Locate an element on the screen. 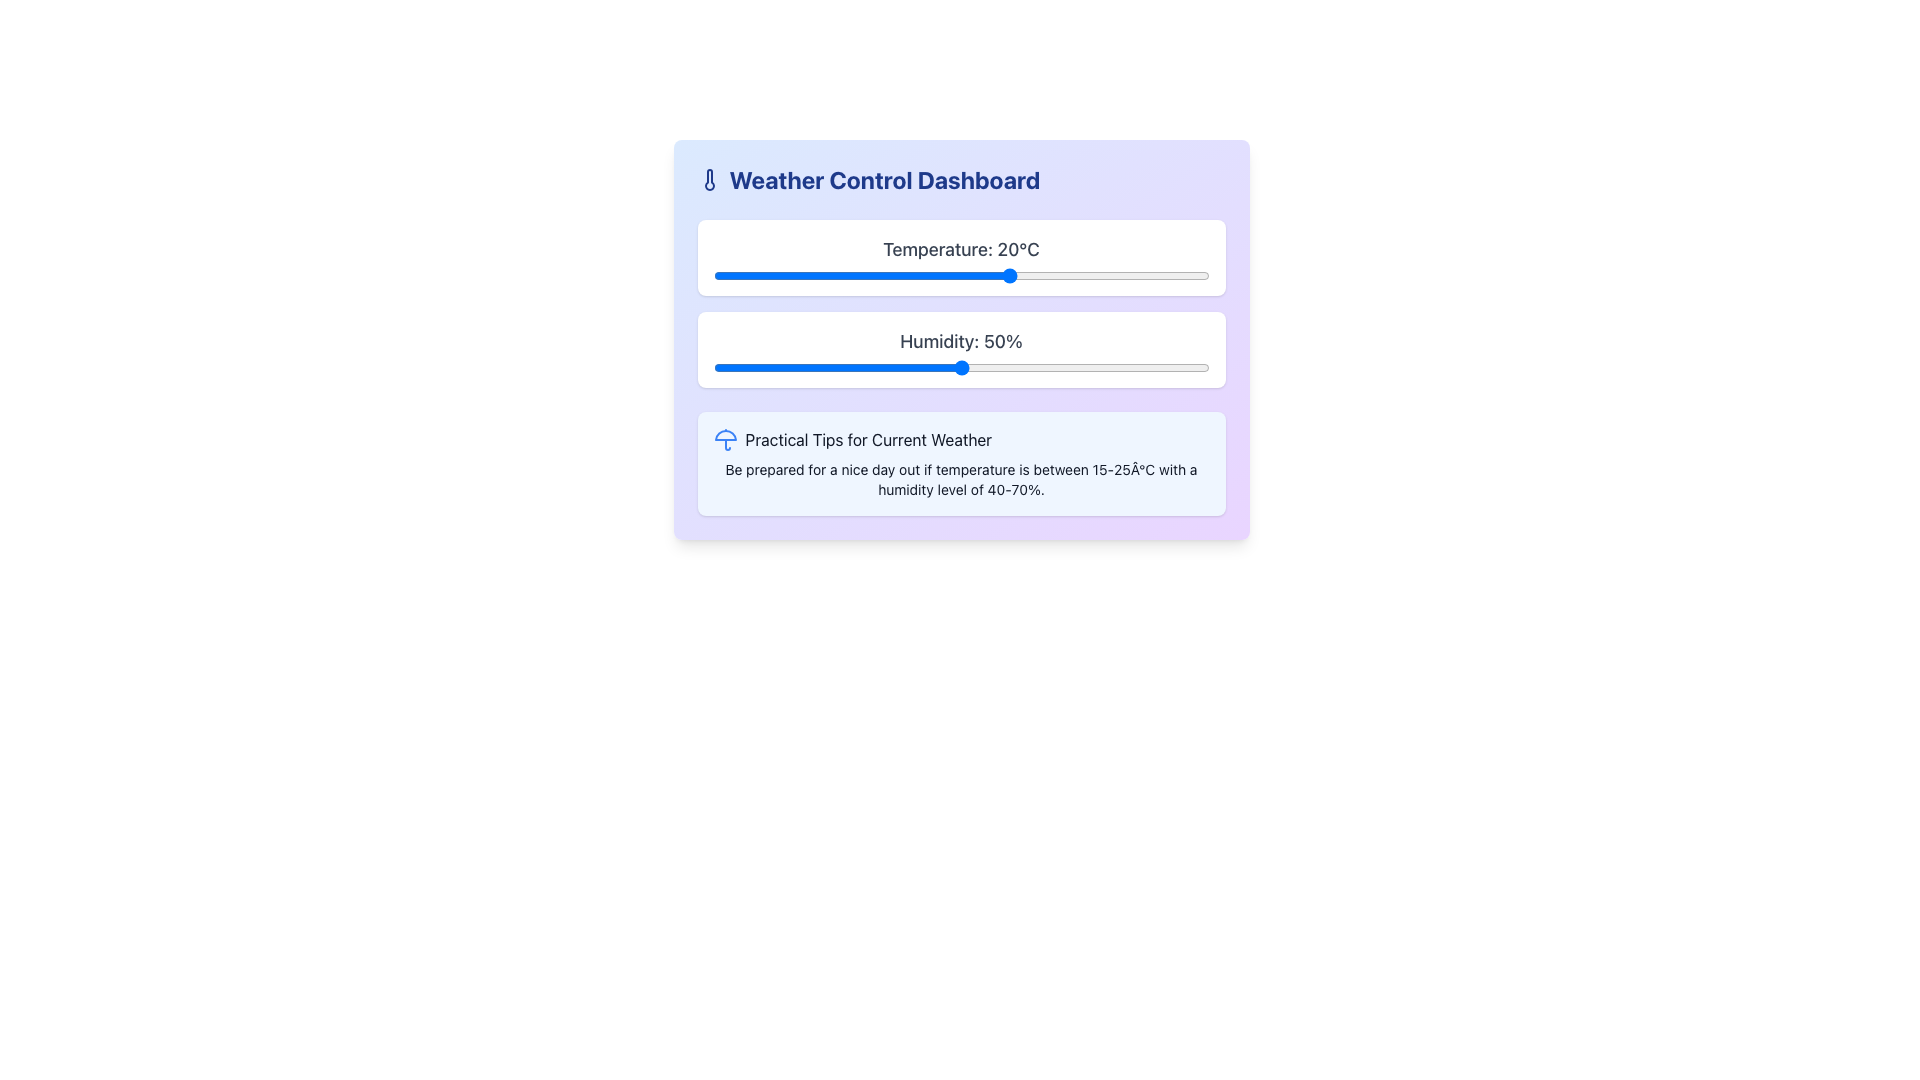 Image resolution: width=1920 pixels, height=1080 pixels. the vertical line segment that represents the umbrella's handle in the weather-related icon is located at coordinates (726, 443).